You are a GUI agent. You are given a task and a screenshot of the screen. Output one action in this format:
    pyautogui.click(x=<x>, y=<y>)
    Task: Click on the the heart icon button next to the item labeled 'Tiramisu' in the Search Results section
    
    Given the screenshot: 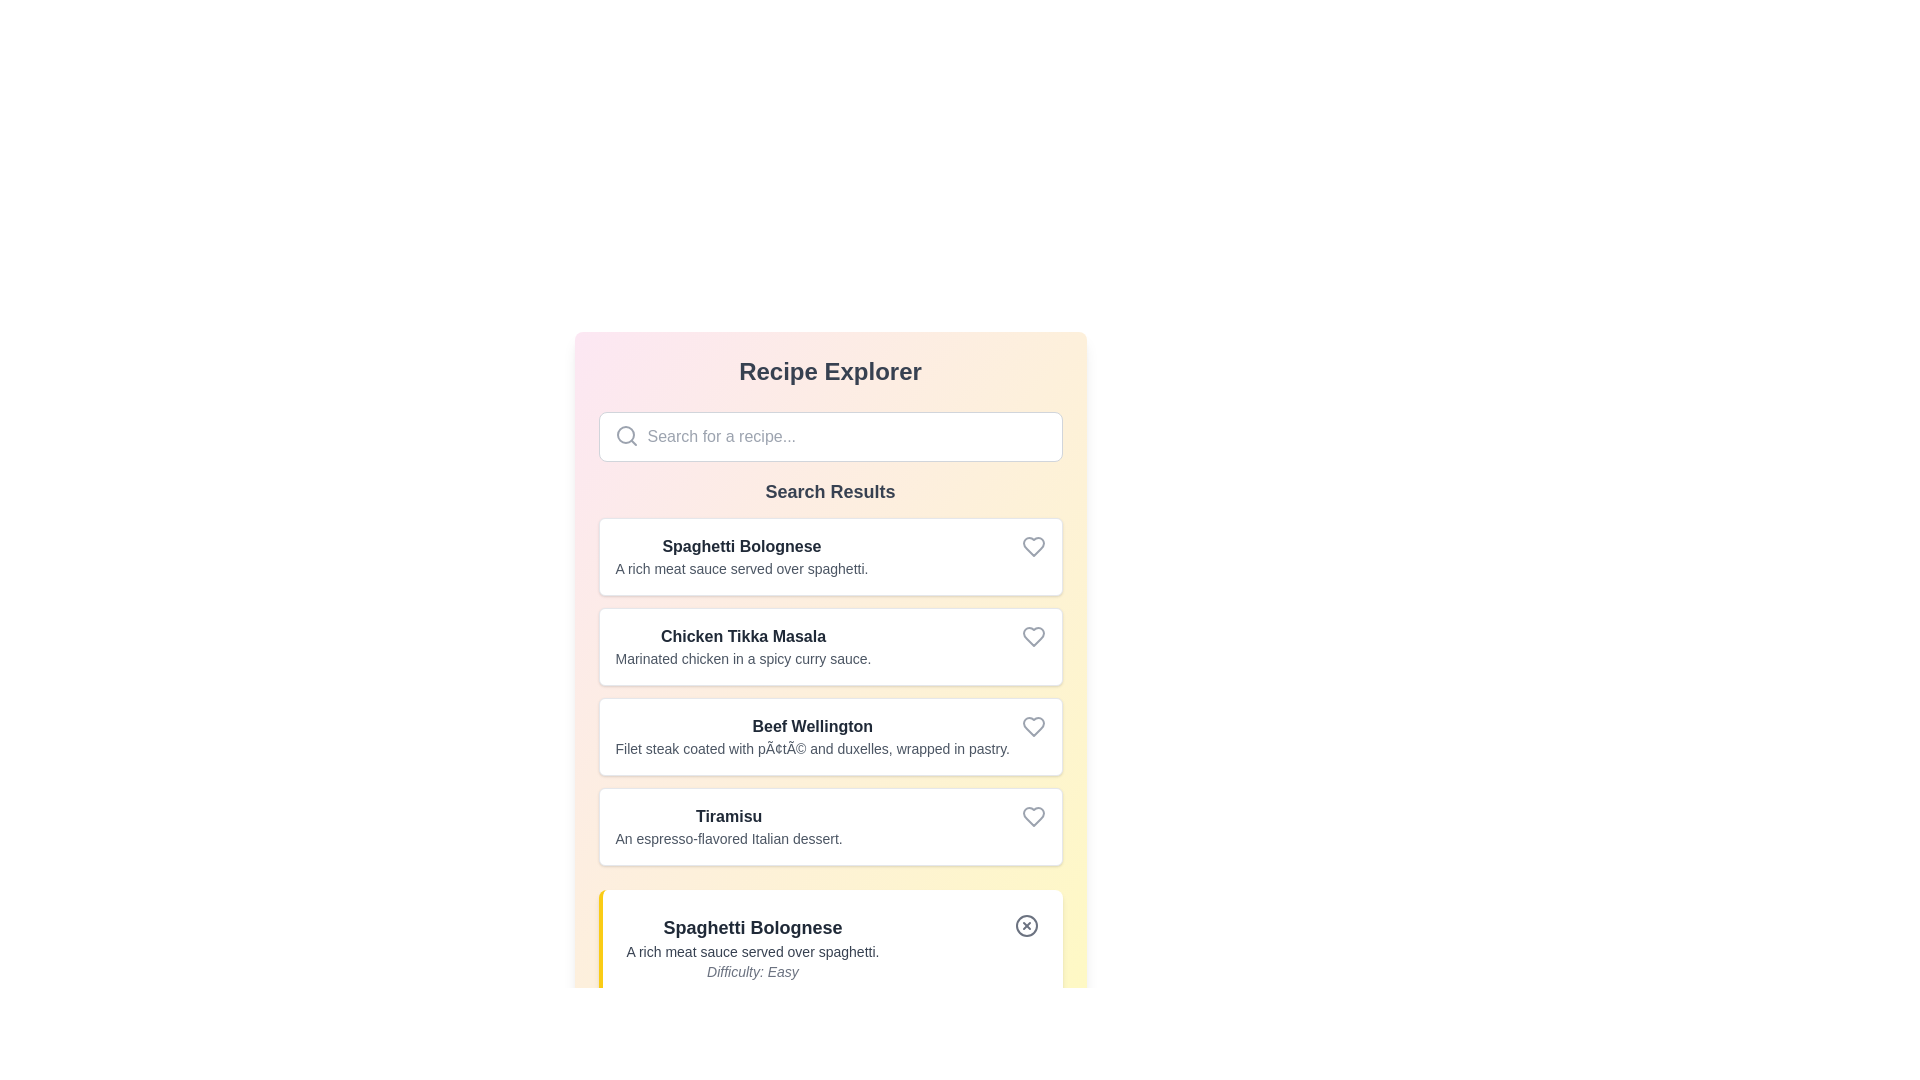 What is the action you would take?
    pyautogui.click(x=1033, y=817)
    